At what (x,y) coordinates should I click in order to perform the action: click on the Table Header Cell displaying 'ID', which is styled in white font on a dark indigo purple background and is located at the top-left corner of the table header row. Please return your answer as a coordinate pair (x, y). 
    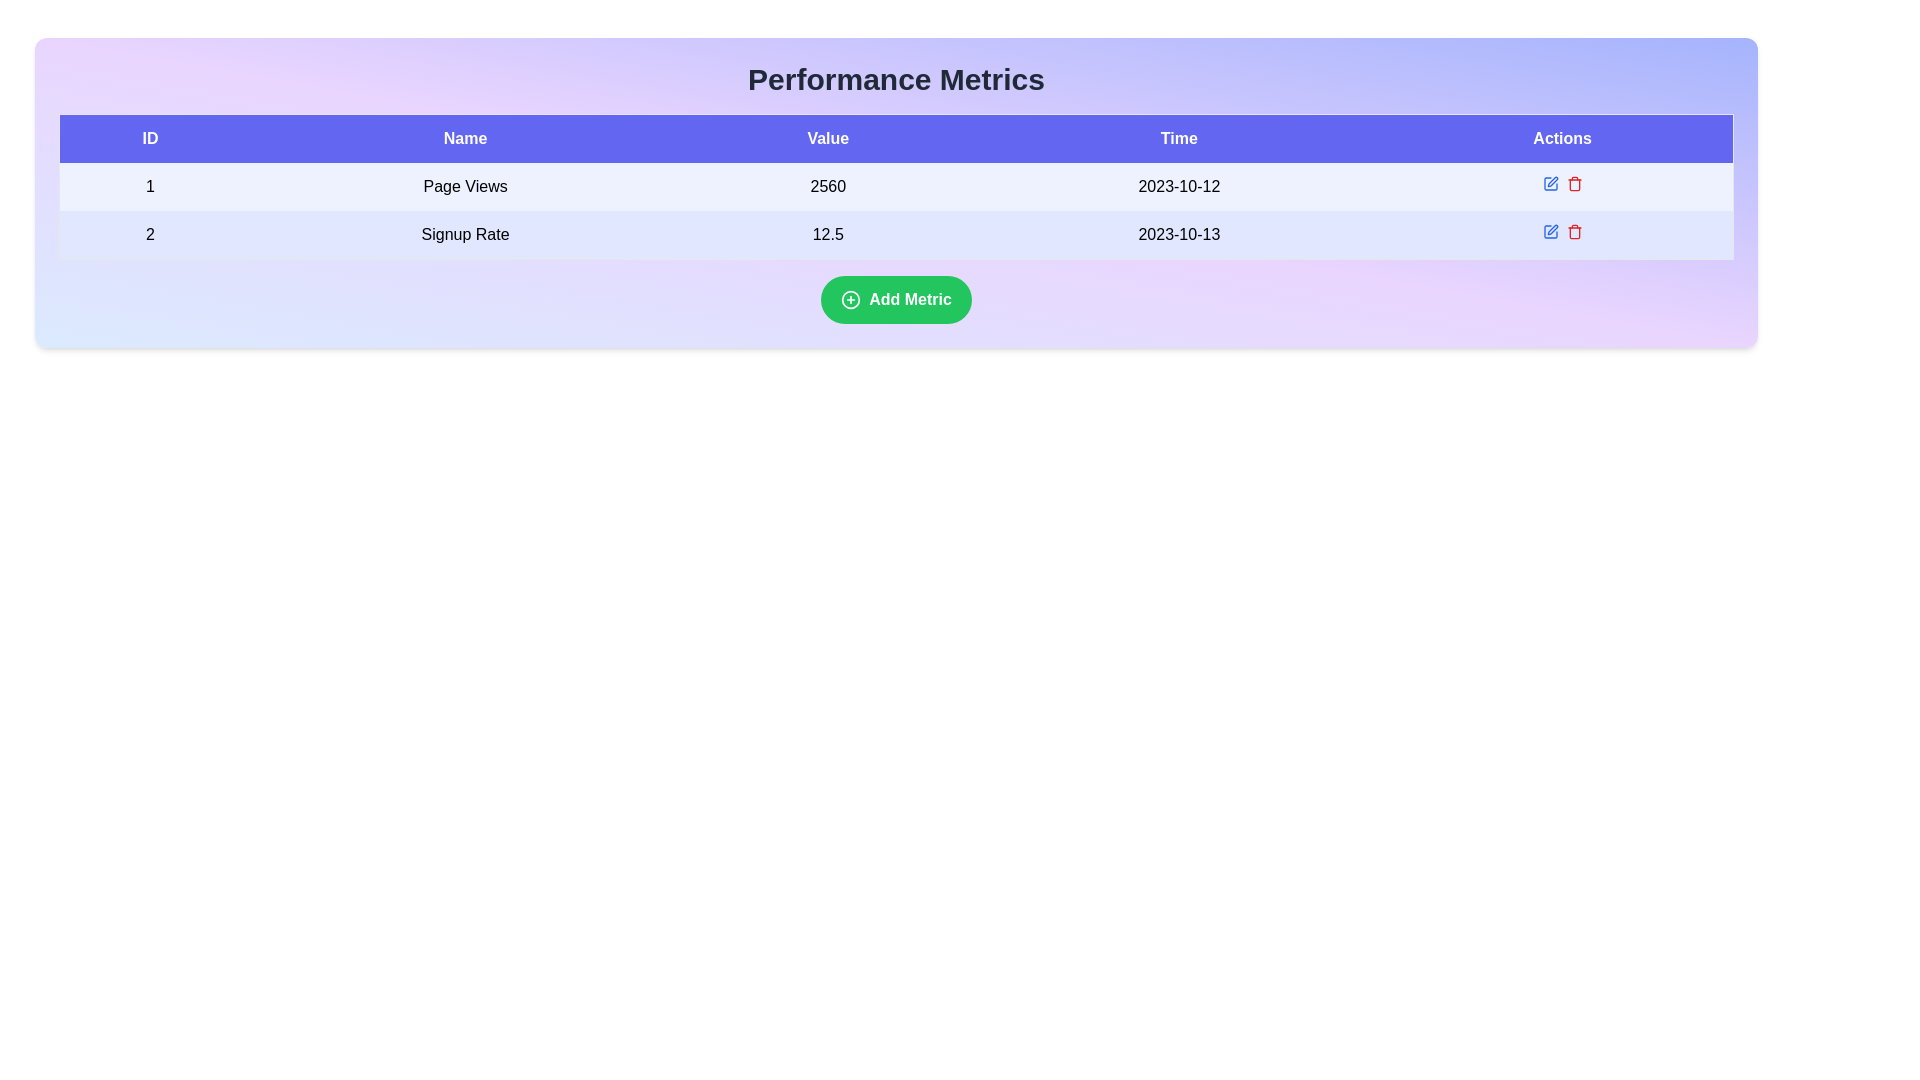
    Looking at the image, I should click on (149, 137).